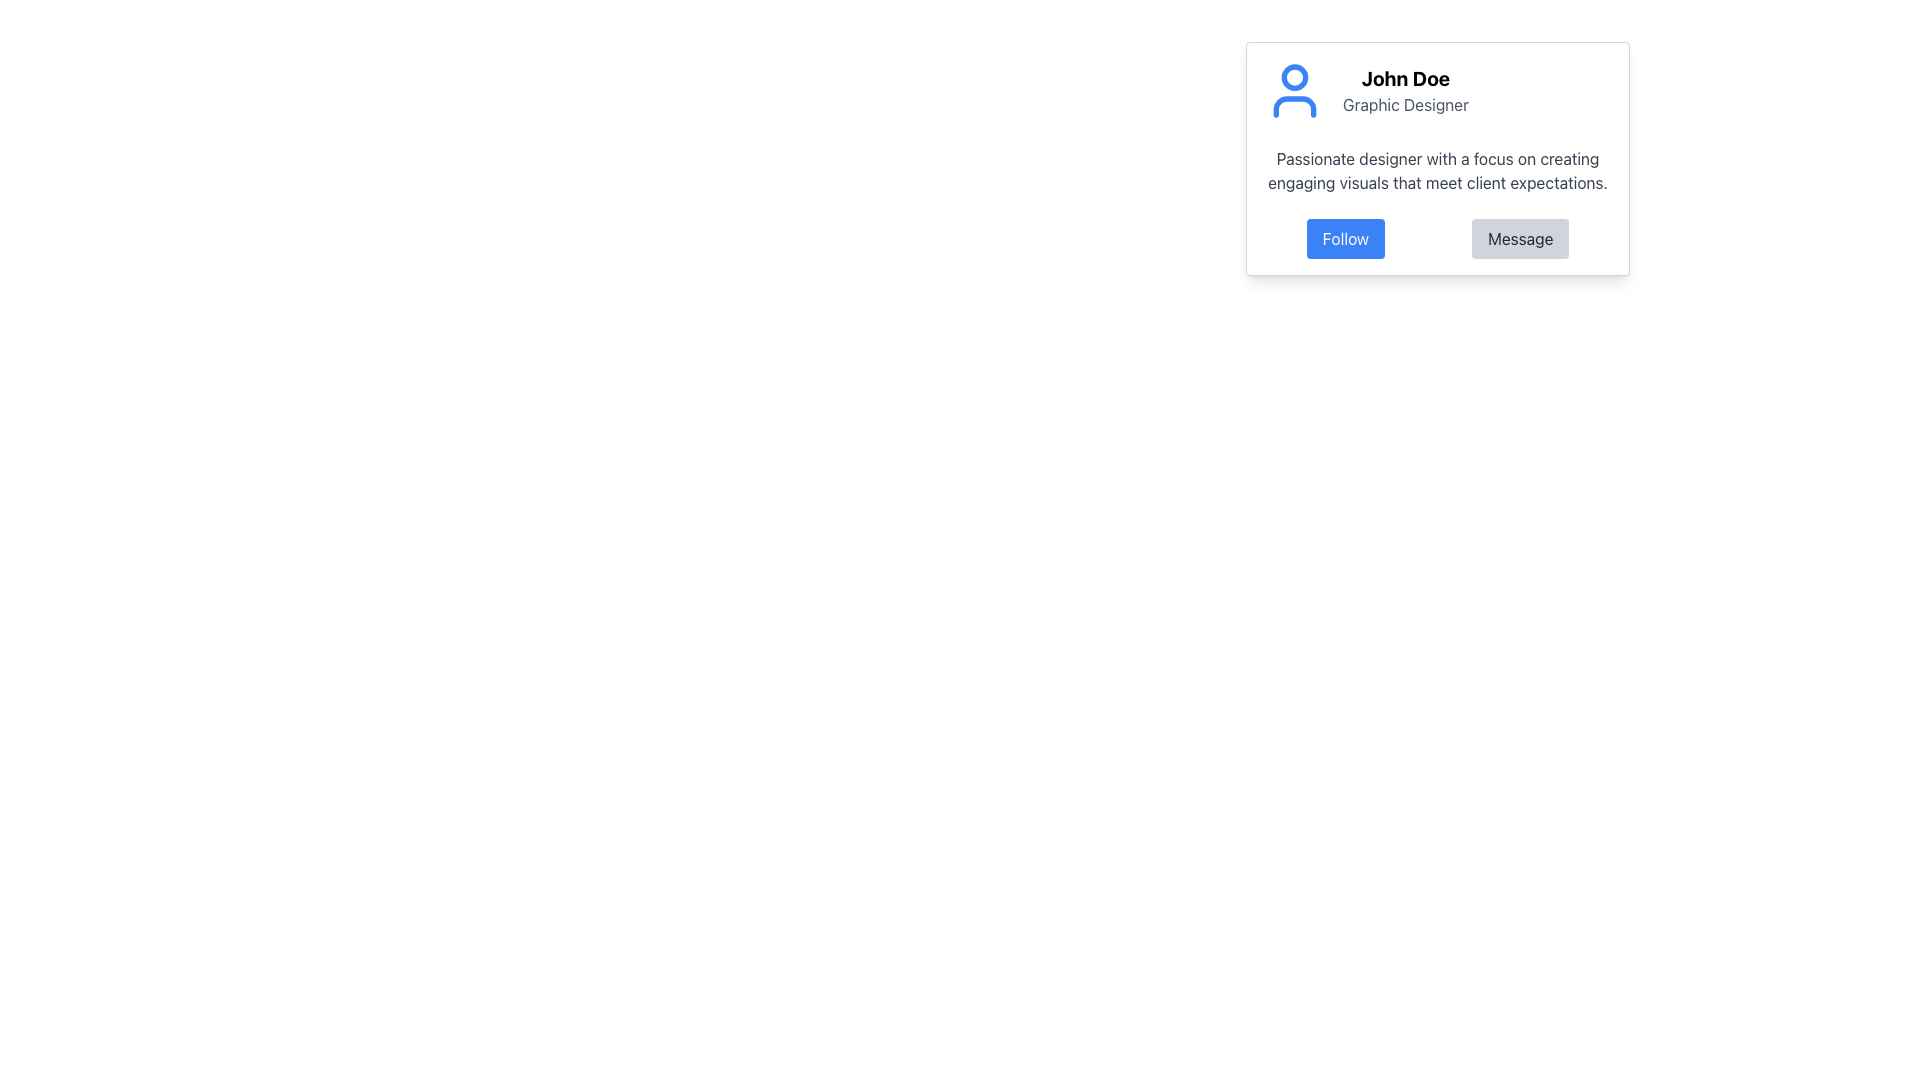 This screenshot has height=1080, width=1920. What do you see at coordinates (1405, 104) in the screenshot?
I see `the text label 'Graphic Designer' styled in gray font, located immediately beneath the bold text 'John Doe' within the user profile card layout` at bounding box center [1405, 104].